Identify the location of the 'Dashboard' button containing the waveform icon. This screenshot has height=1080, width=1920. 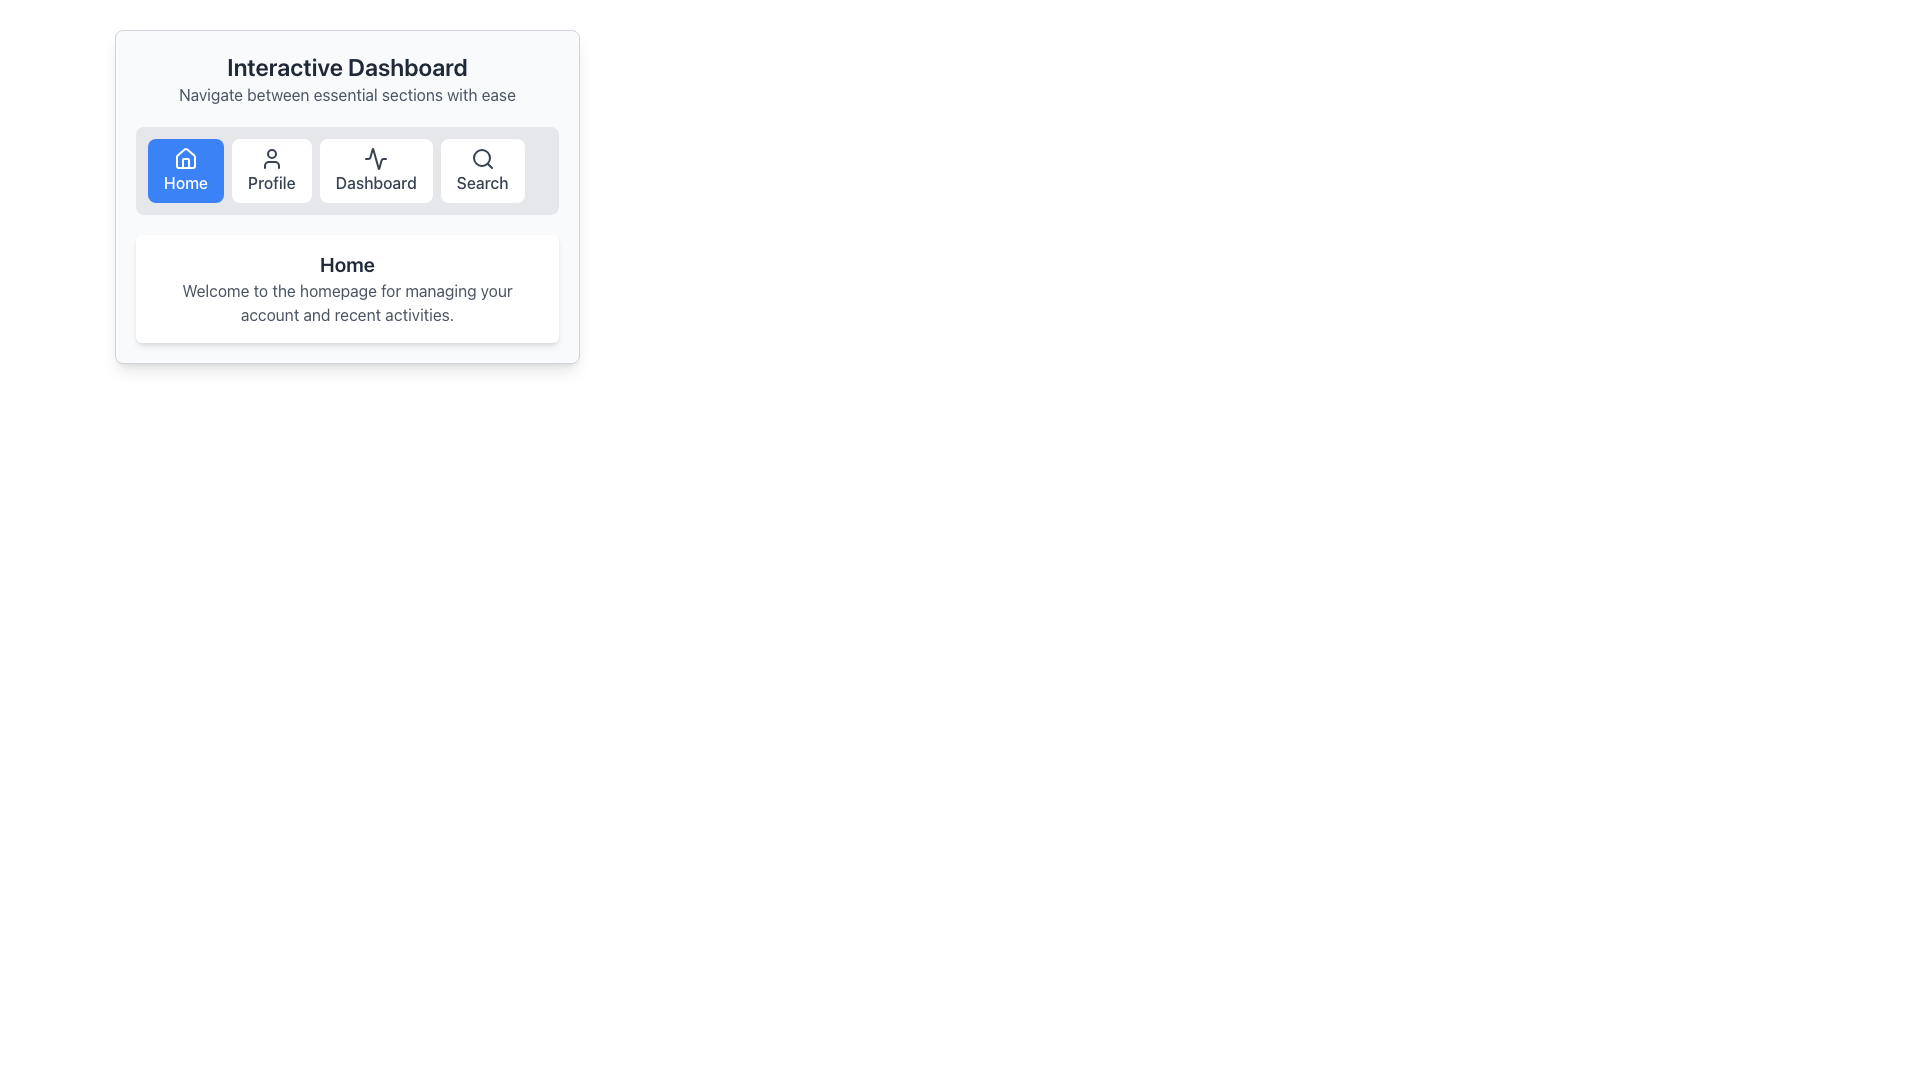
(376, 157).